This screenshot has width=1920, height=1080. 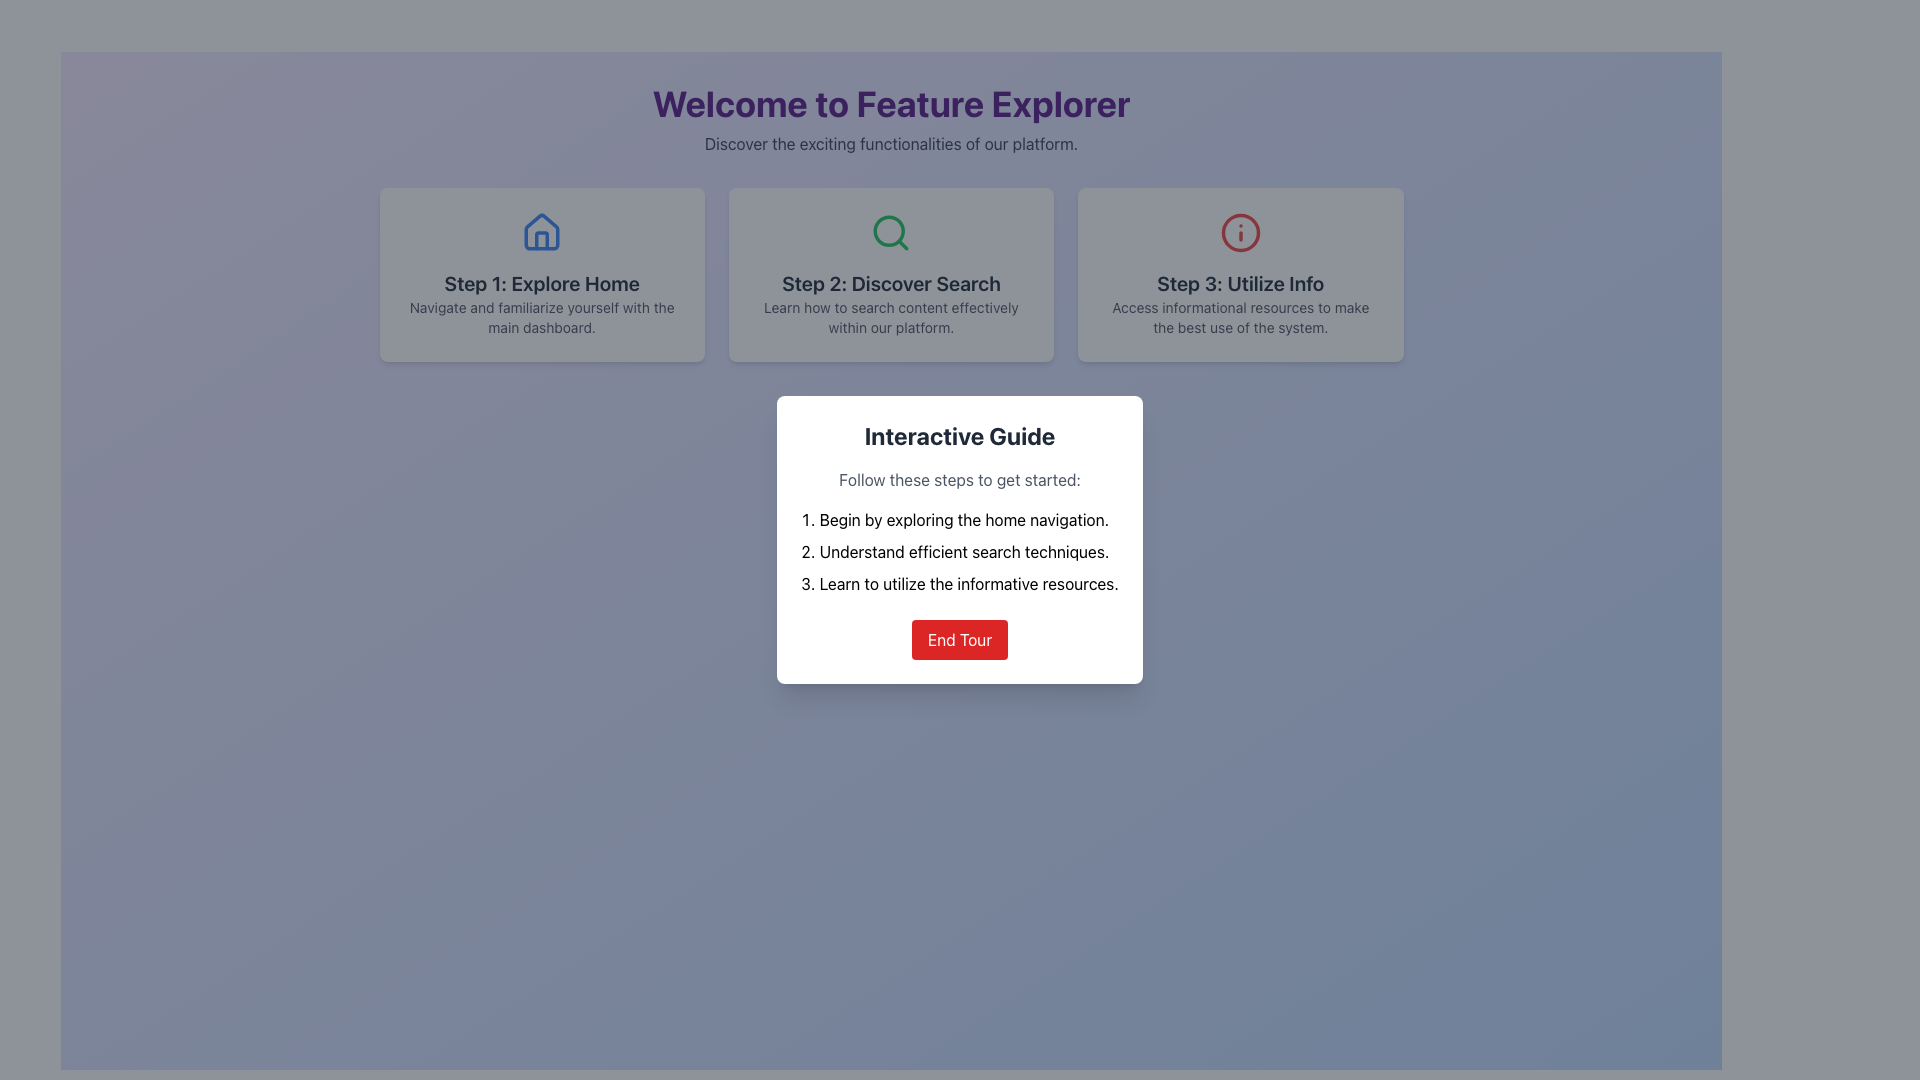 What do you see at coordinates (1239, 231) in the screenshot?
I see `the circular red icon featuring an 'i' symbol inside` at bounding box center [1239, 231].